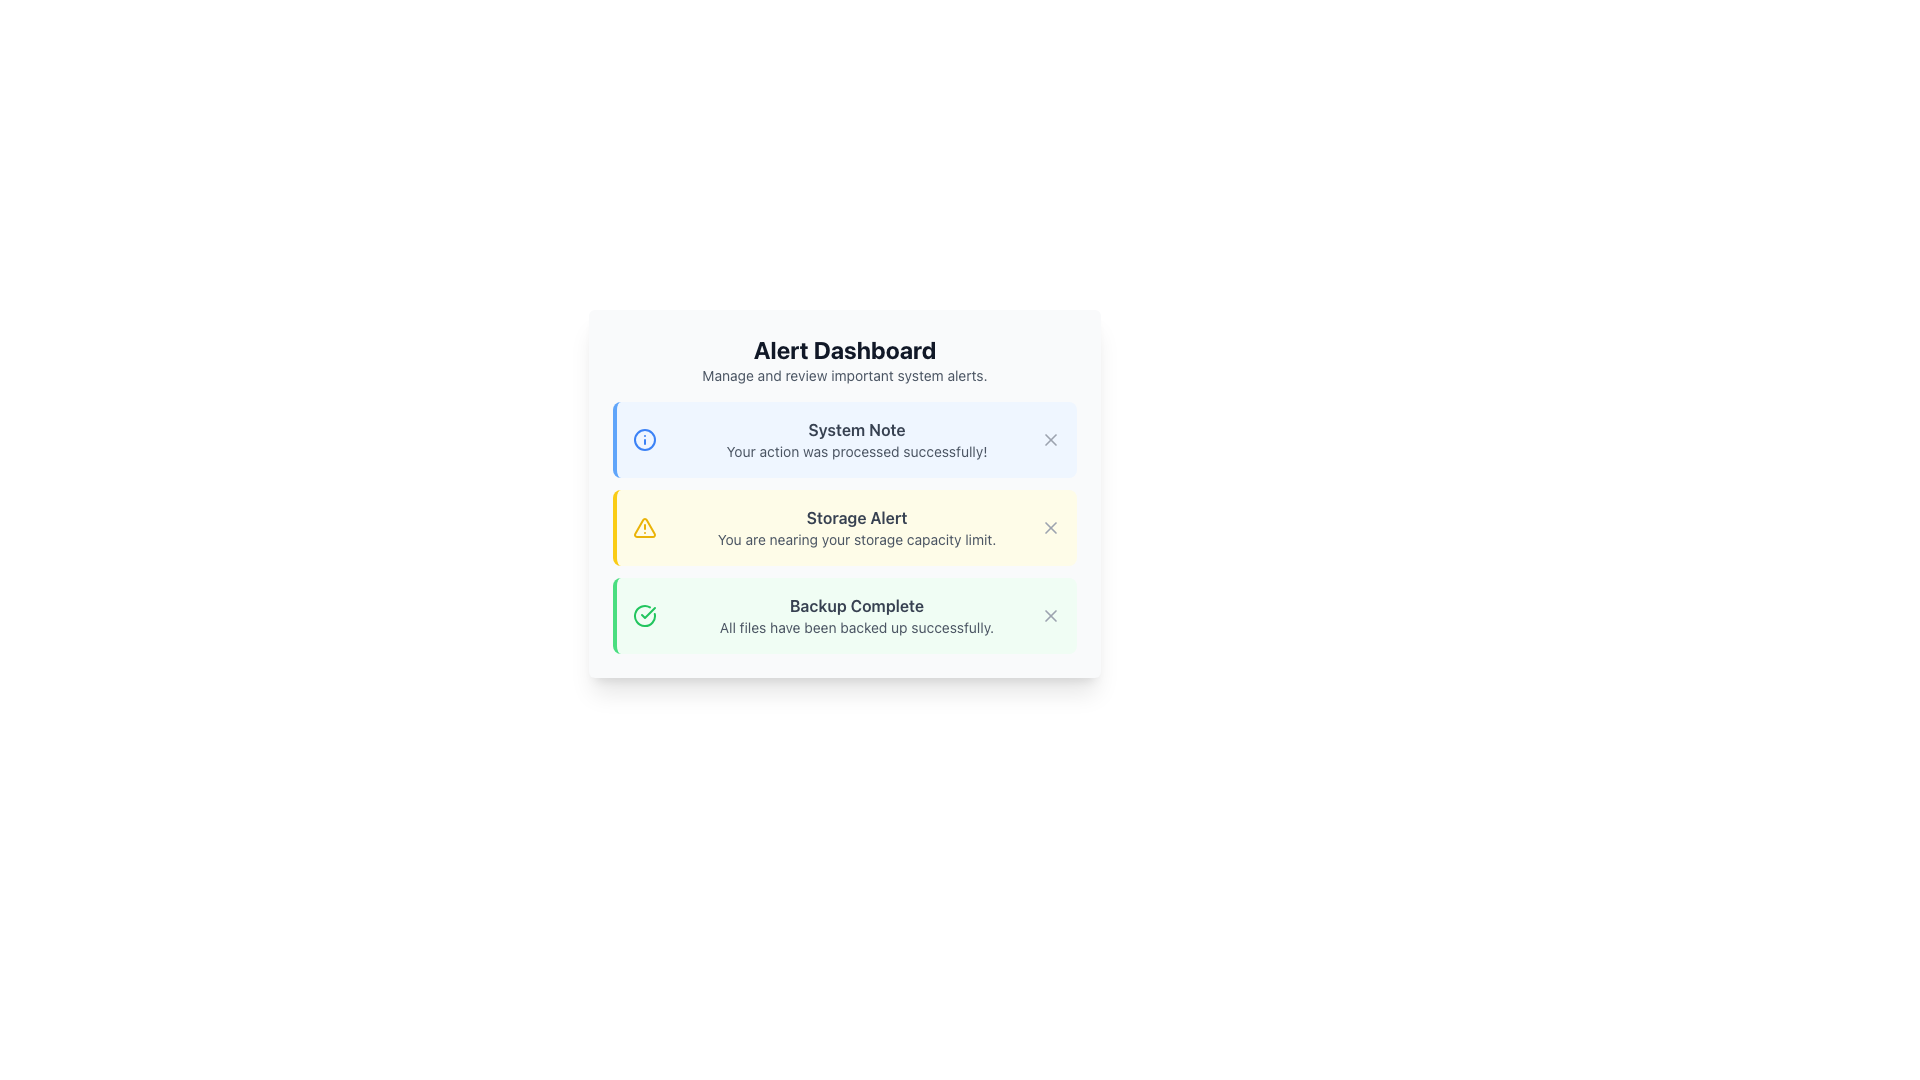 This screenshot has height=1080, width=1920. Describe the element at coordinates (1050, 527) in the screenshot. I see `the 'X' icon button located at the top-right corner of the 'Storage Alert' to change its color` at that location.